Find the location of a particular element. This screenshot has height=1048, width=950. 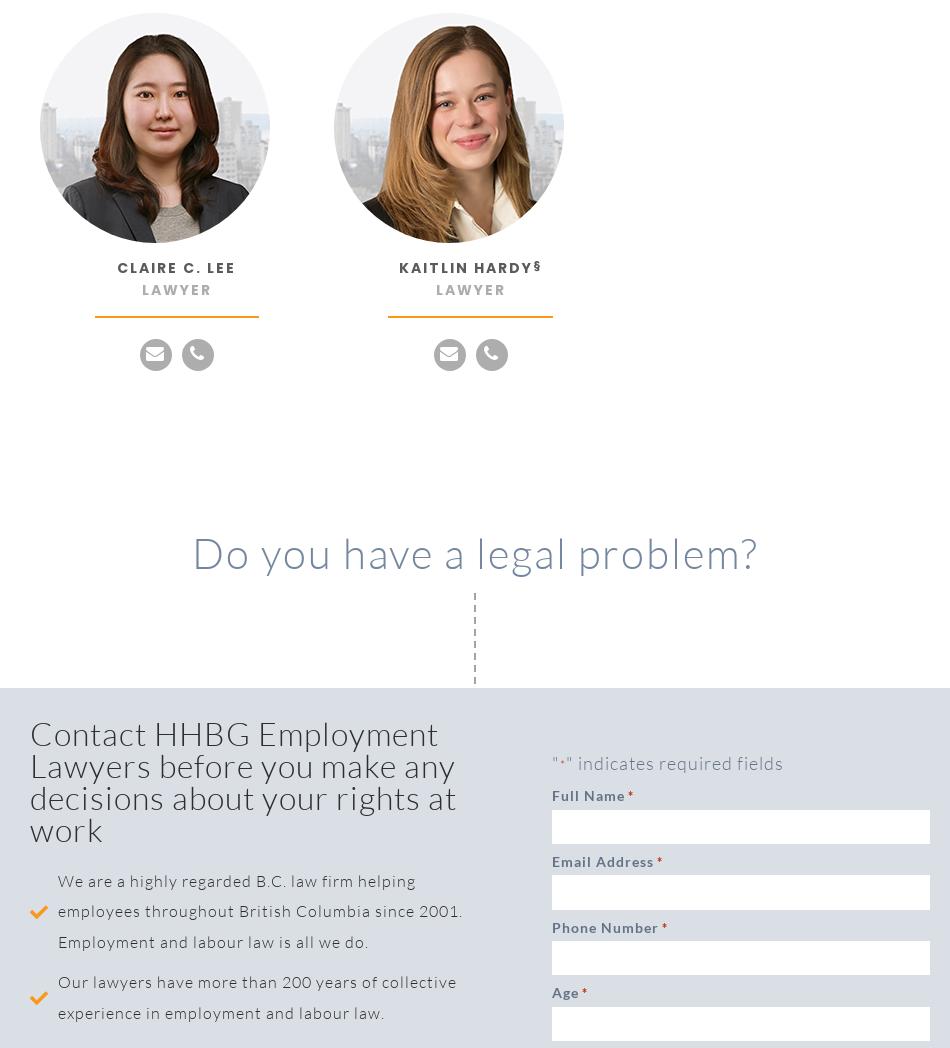

'Do you have a legal problem?' is located at coordinates (473, 551).